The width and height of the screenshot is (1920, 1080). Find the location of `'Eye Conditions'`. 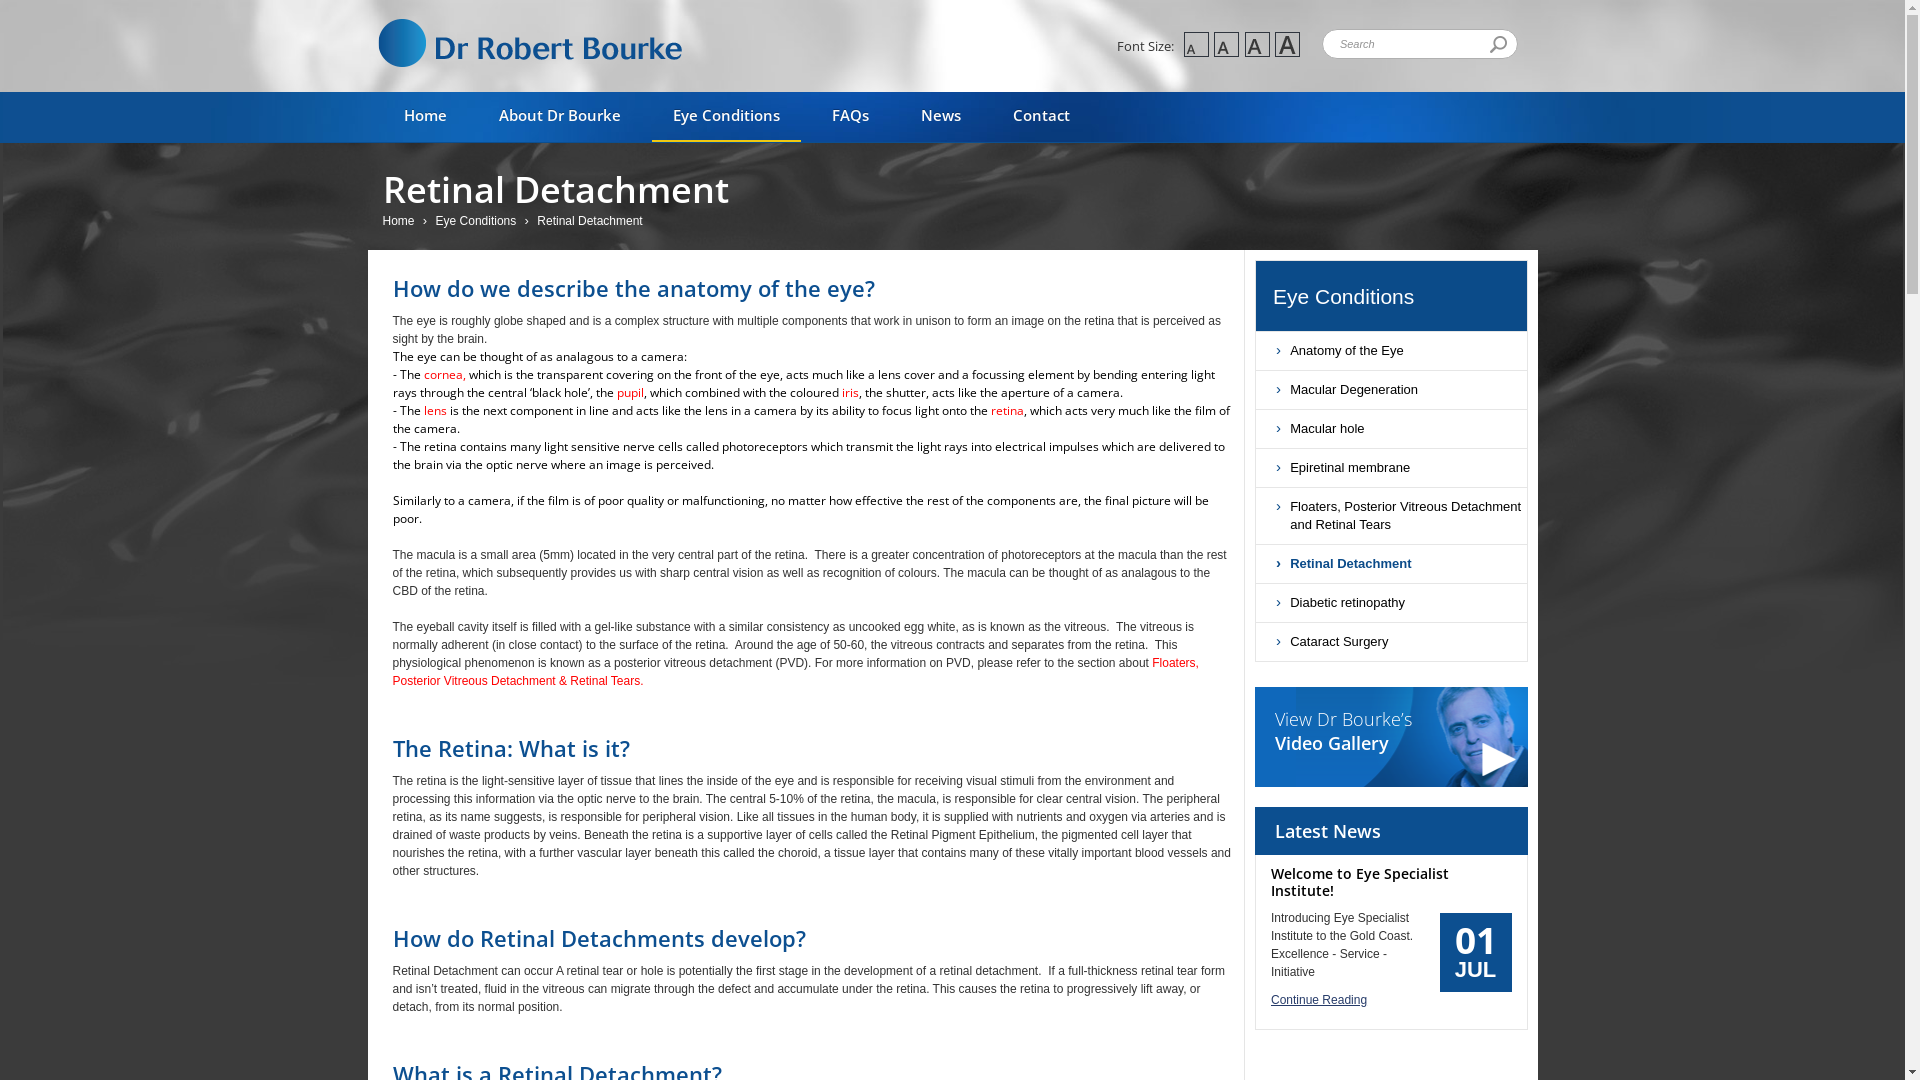

'Eye Conditions' is located at coordinates (1399, 297).